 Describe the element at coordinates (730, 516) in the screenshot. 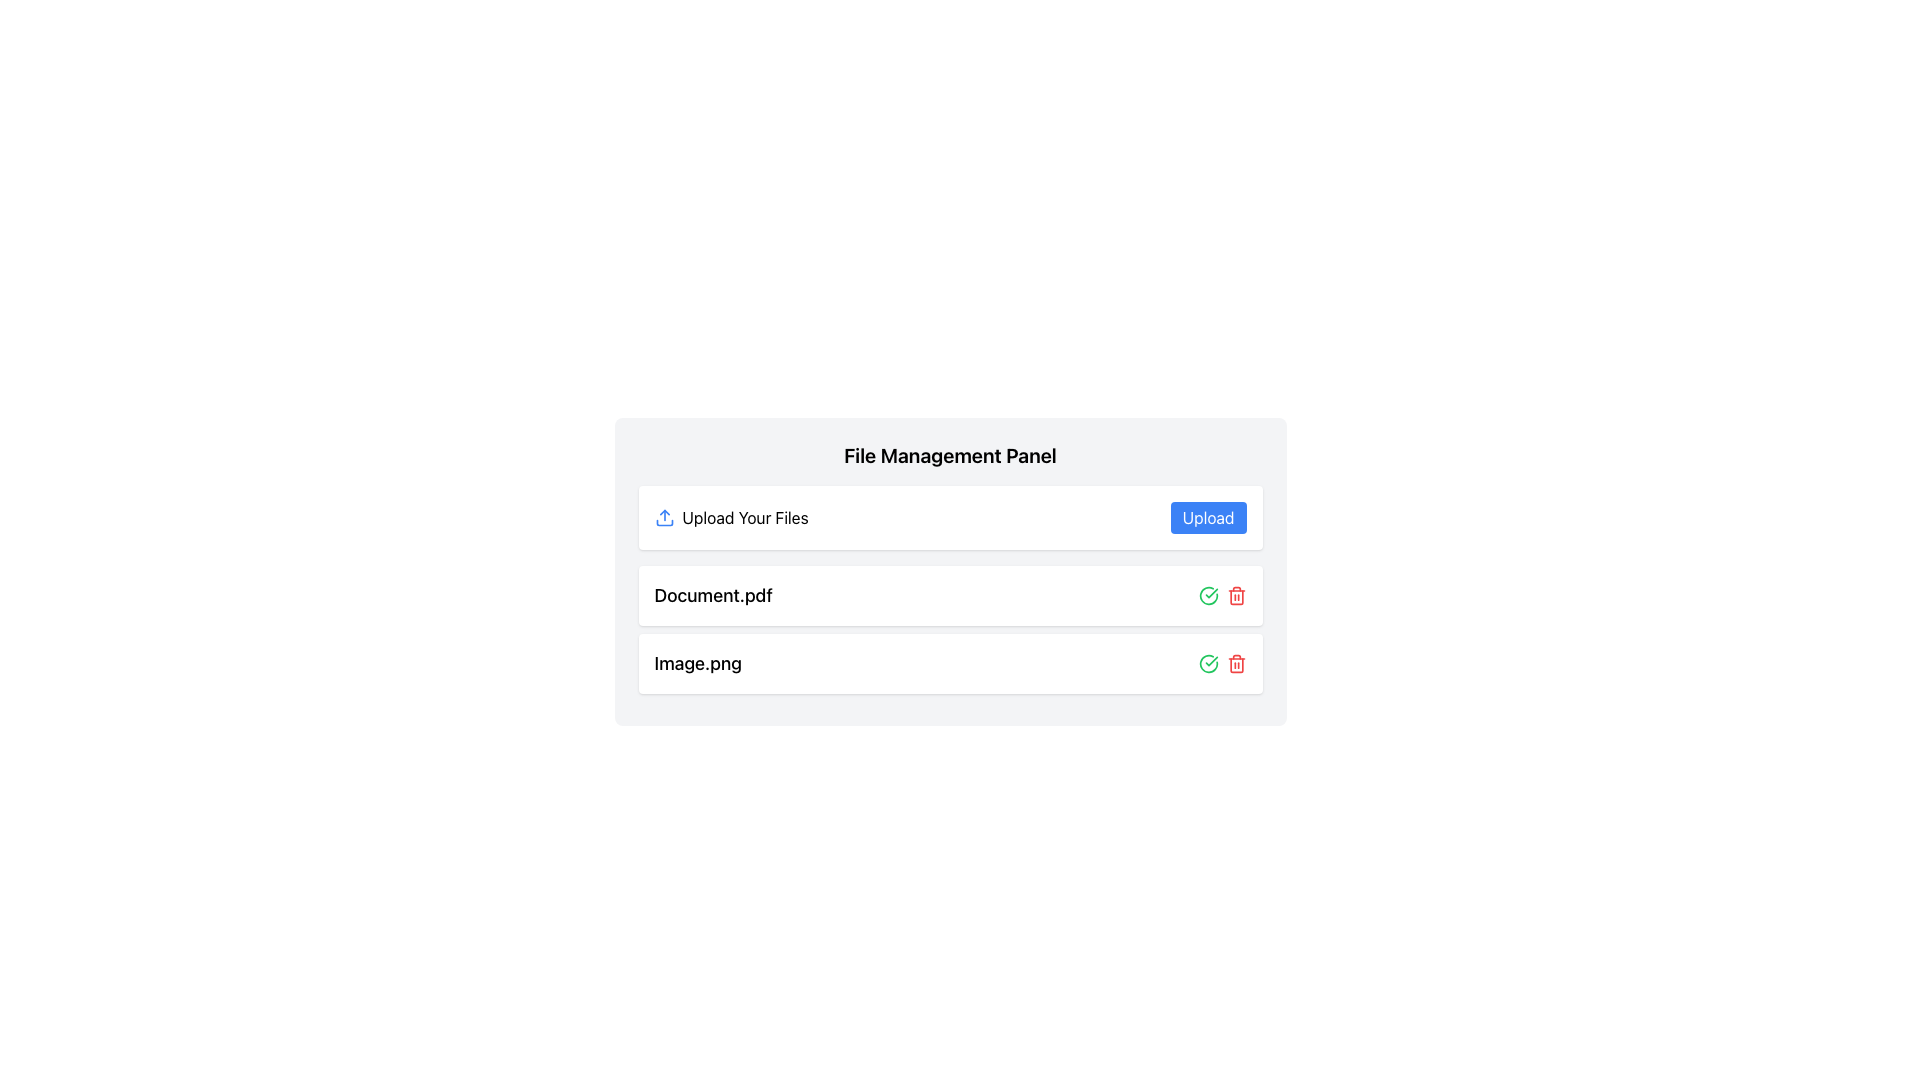

I see `the label indicating the purpose of the adjacent input for file uploading, located to the left of the blue 'Upload' button` at that location.